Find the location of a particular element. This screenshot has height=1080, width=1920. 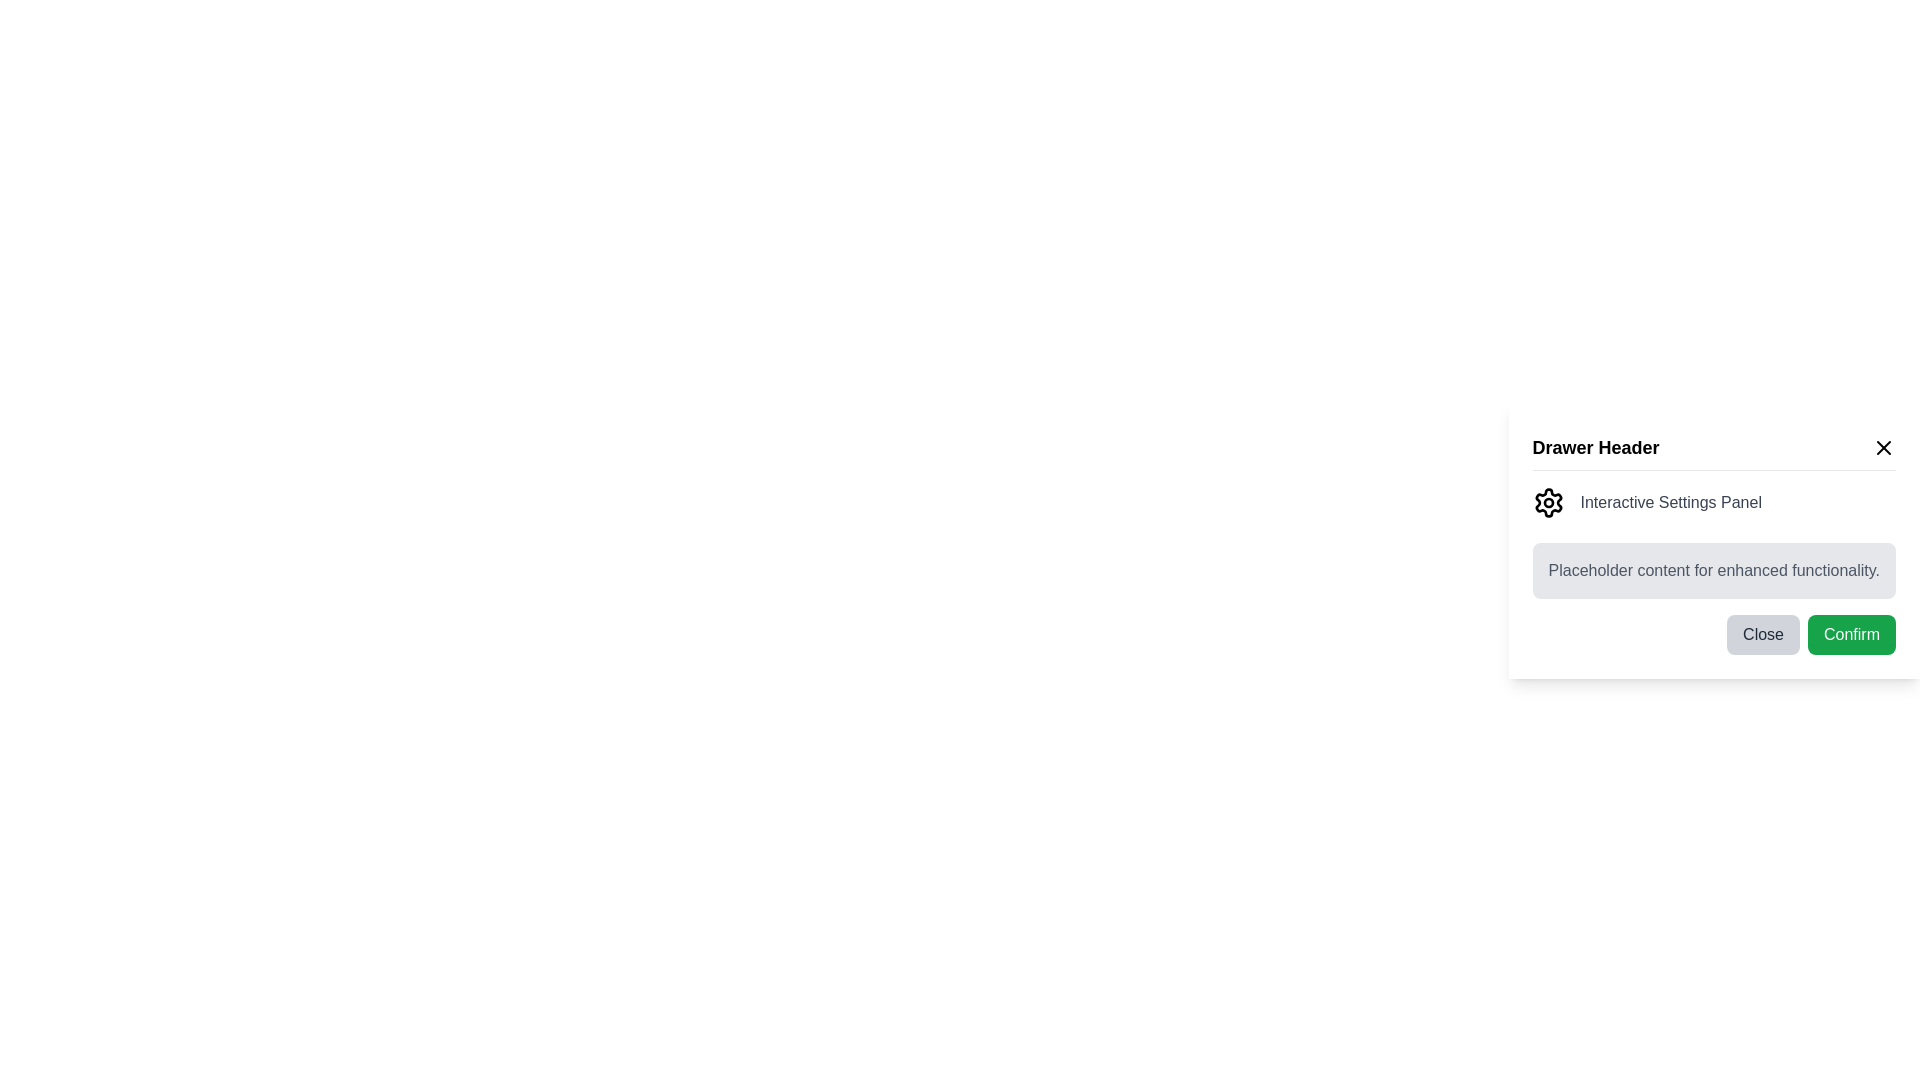

the close button represented by the 'X' icon in the top-right corner of the modal header labeled 'Drawer Header' is located at coordinates (1882, 446).